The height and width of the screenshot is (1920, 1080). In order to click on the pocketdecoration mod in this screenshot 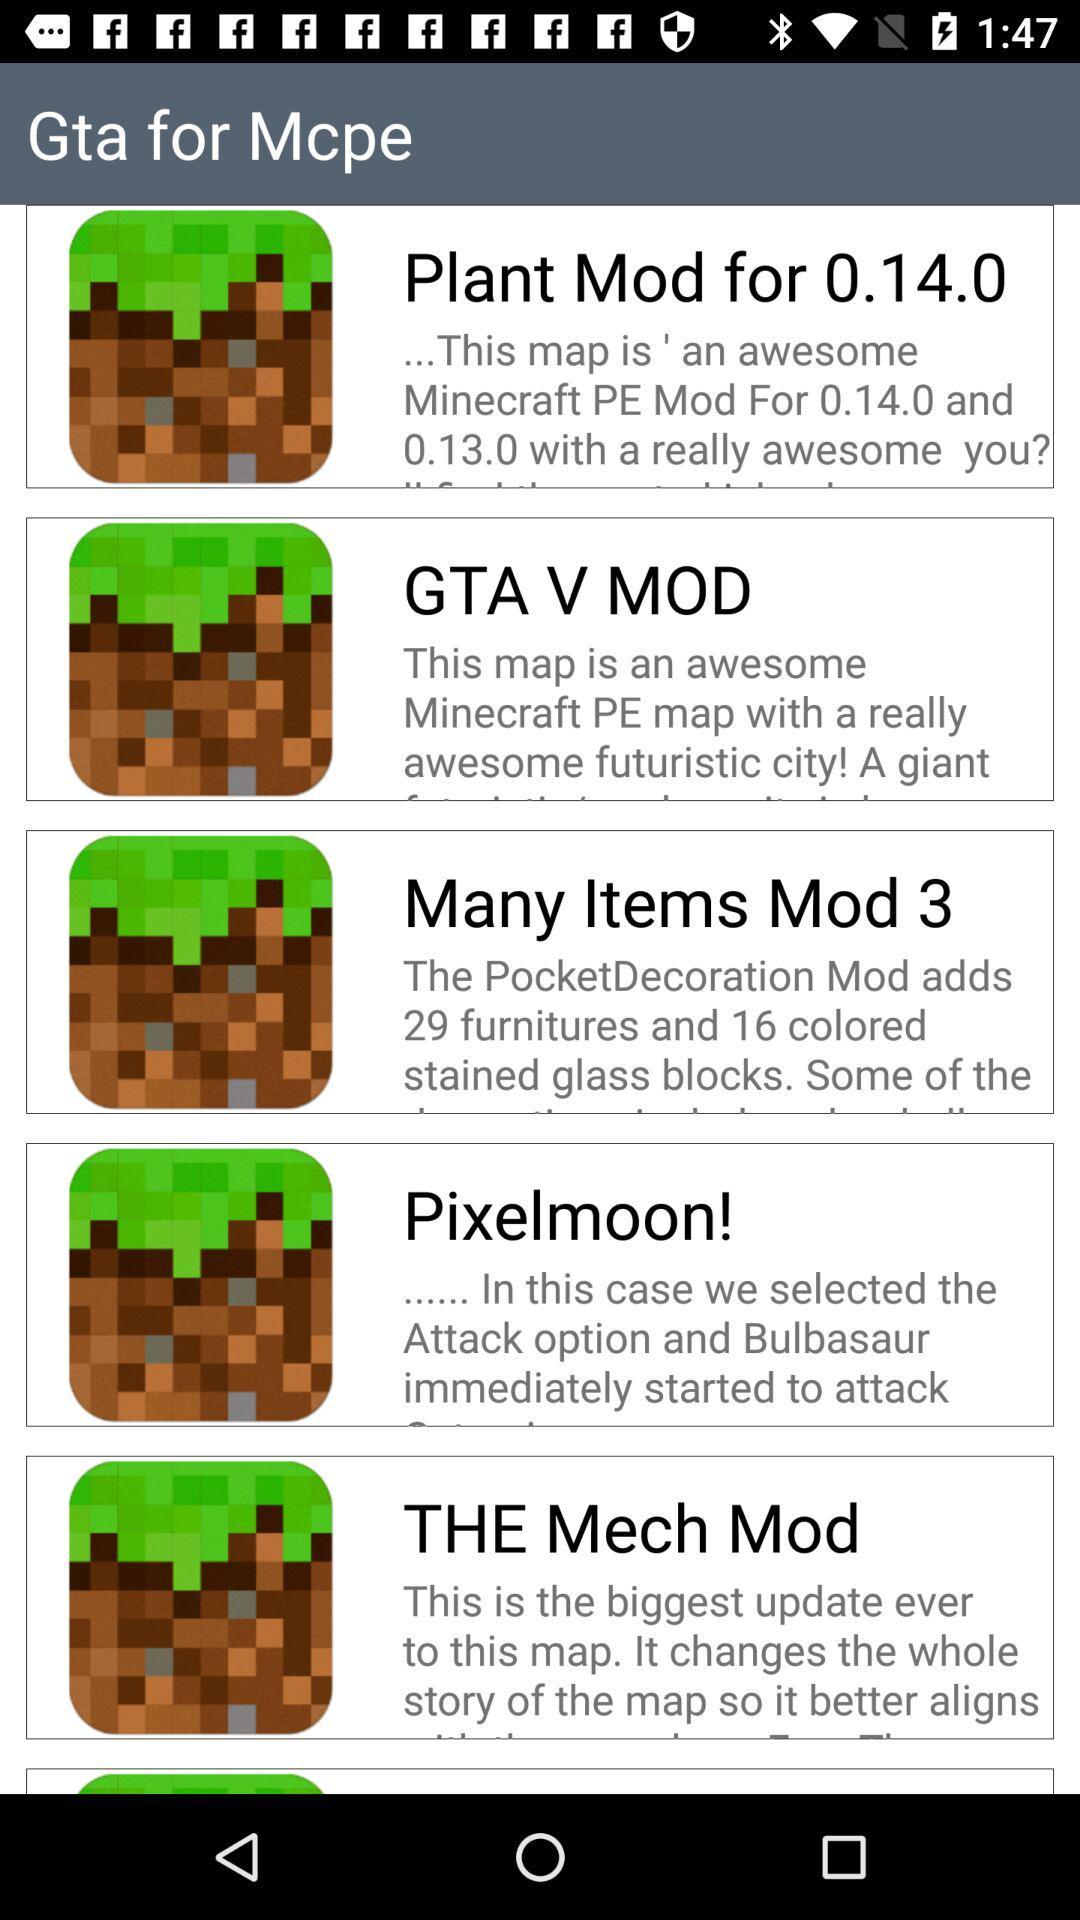, I will do `click(728, 1029)`.